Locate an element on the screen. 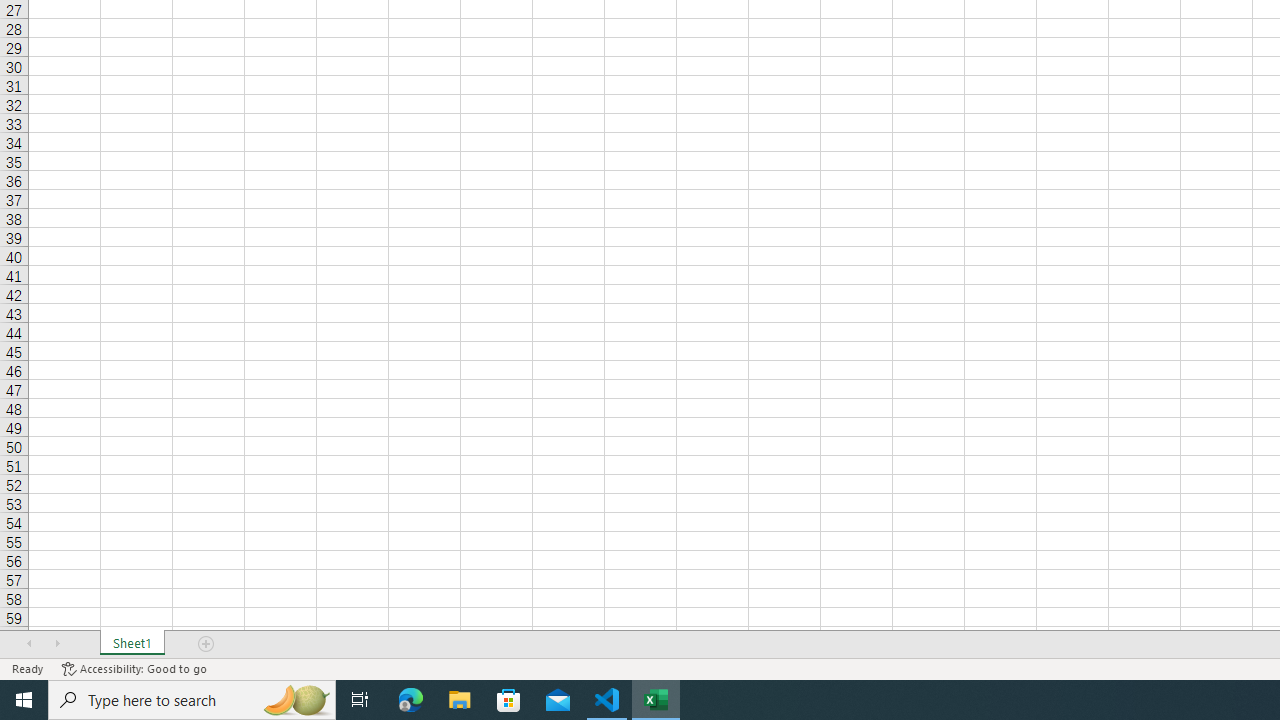  'Scroll Right' is located at coordinates (57, 644).